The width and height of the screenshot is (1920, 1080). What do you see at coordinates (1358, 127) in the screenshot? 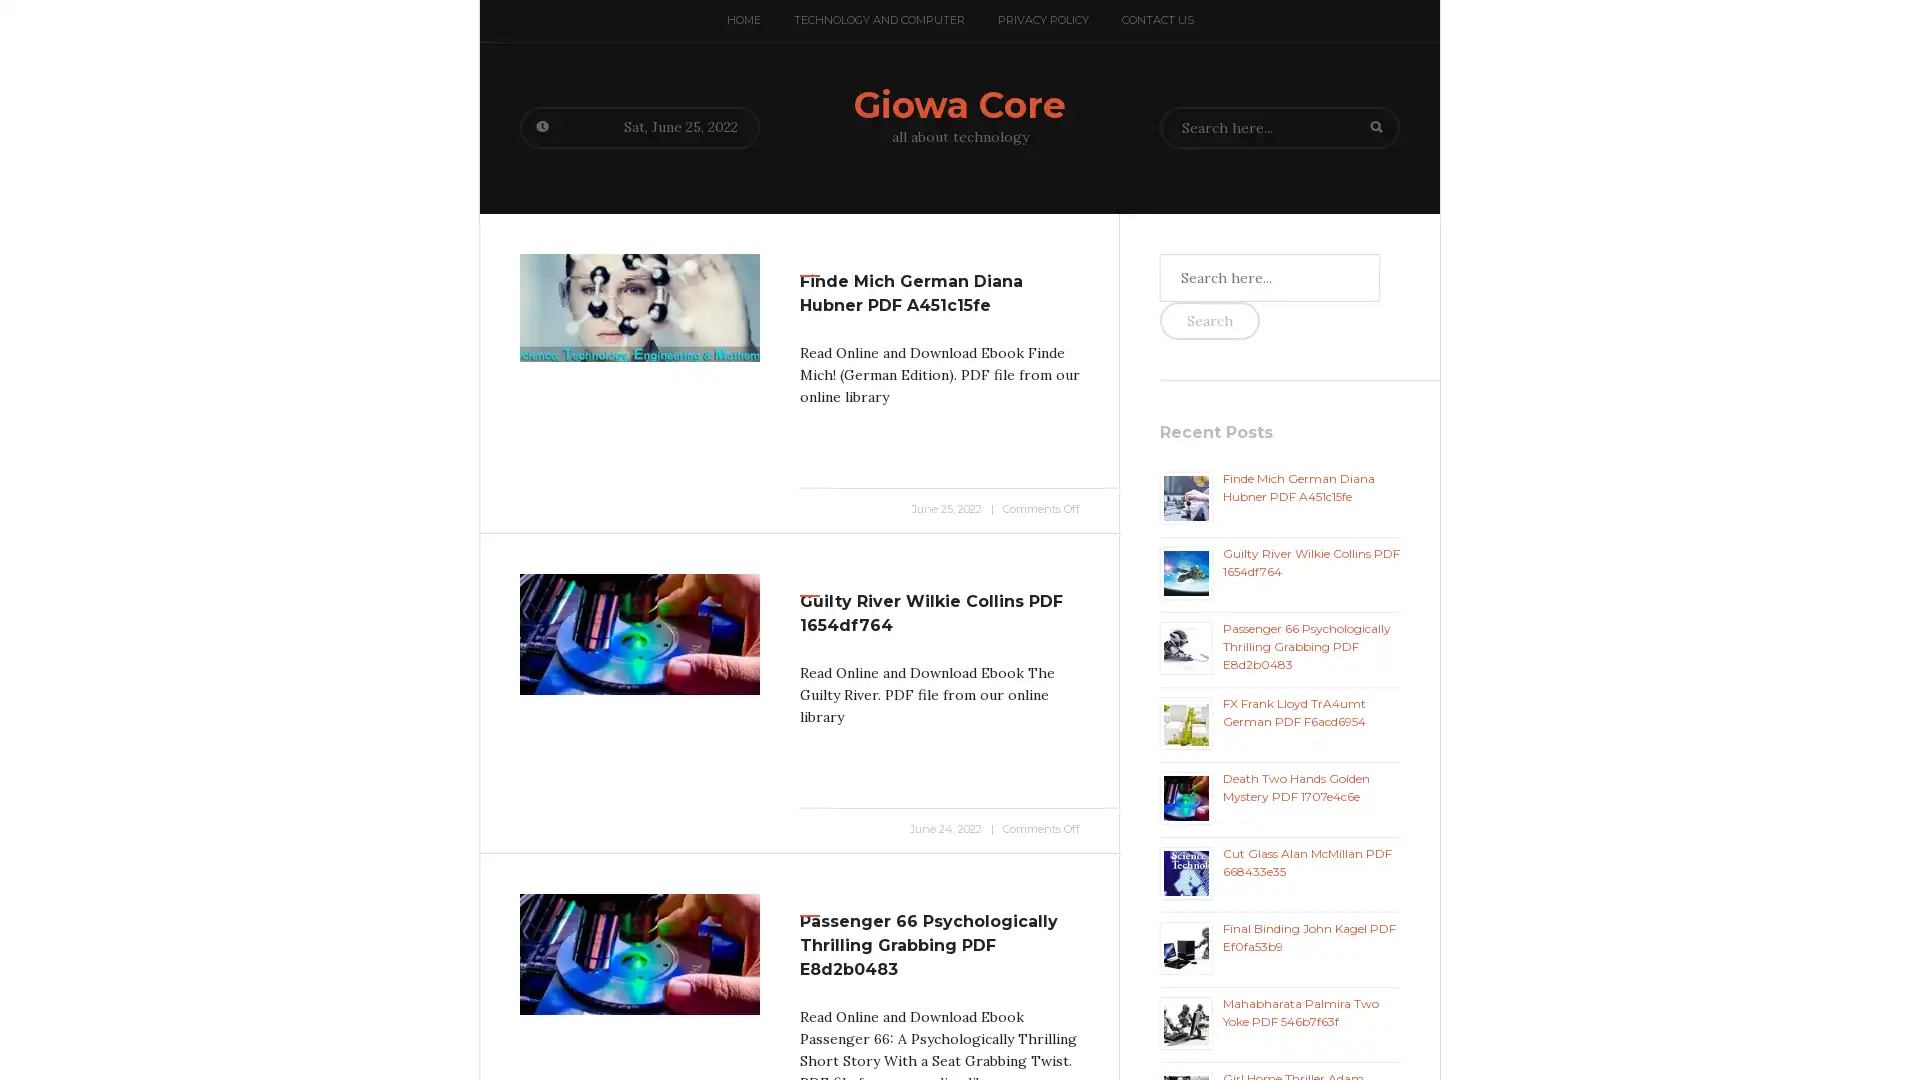
I see `Search` at bounding box center [1358, 127].